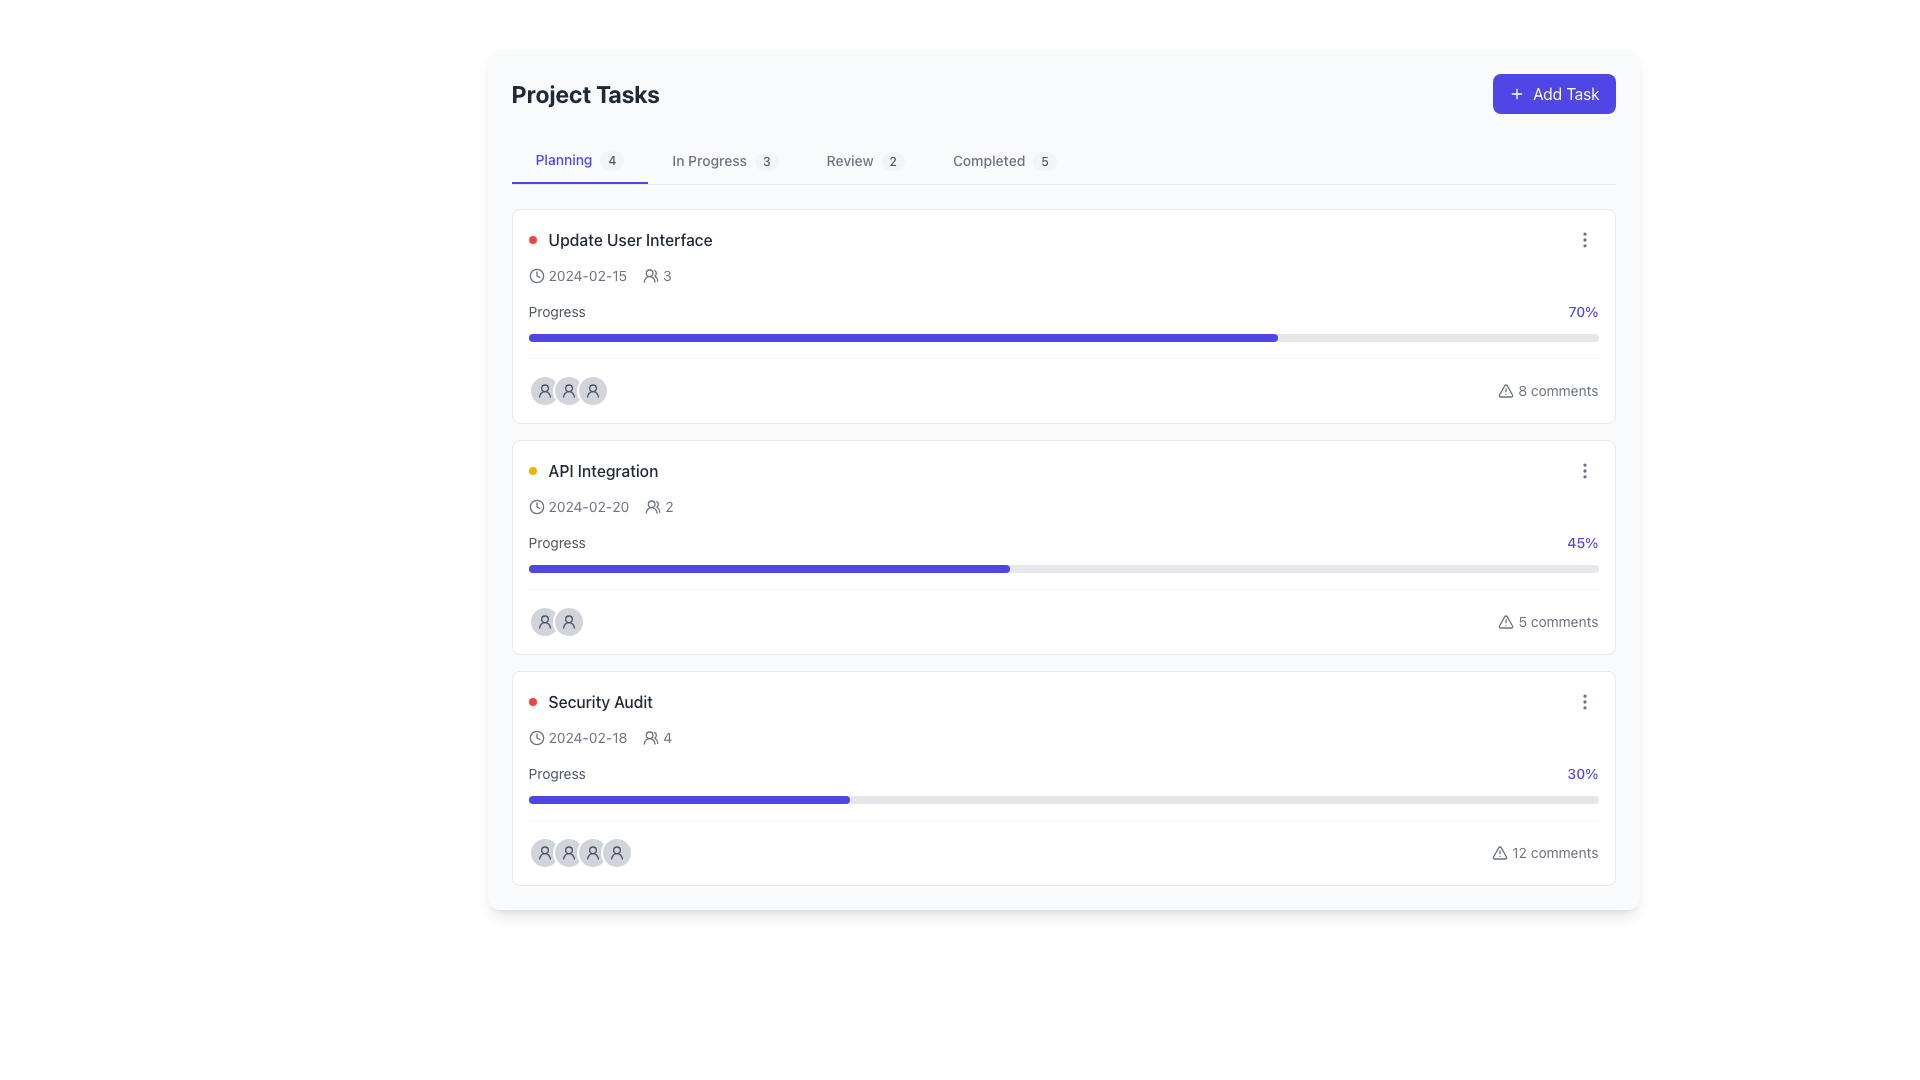 This screenshot has height=1080, width=1920. I want to click on the alert icon located to the left of '12 comments', so click(1500, 852).